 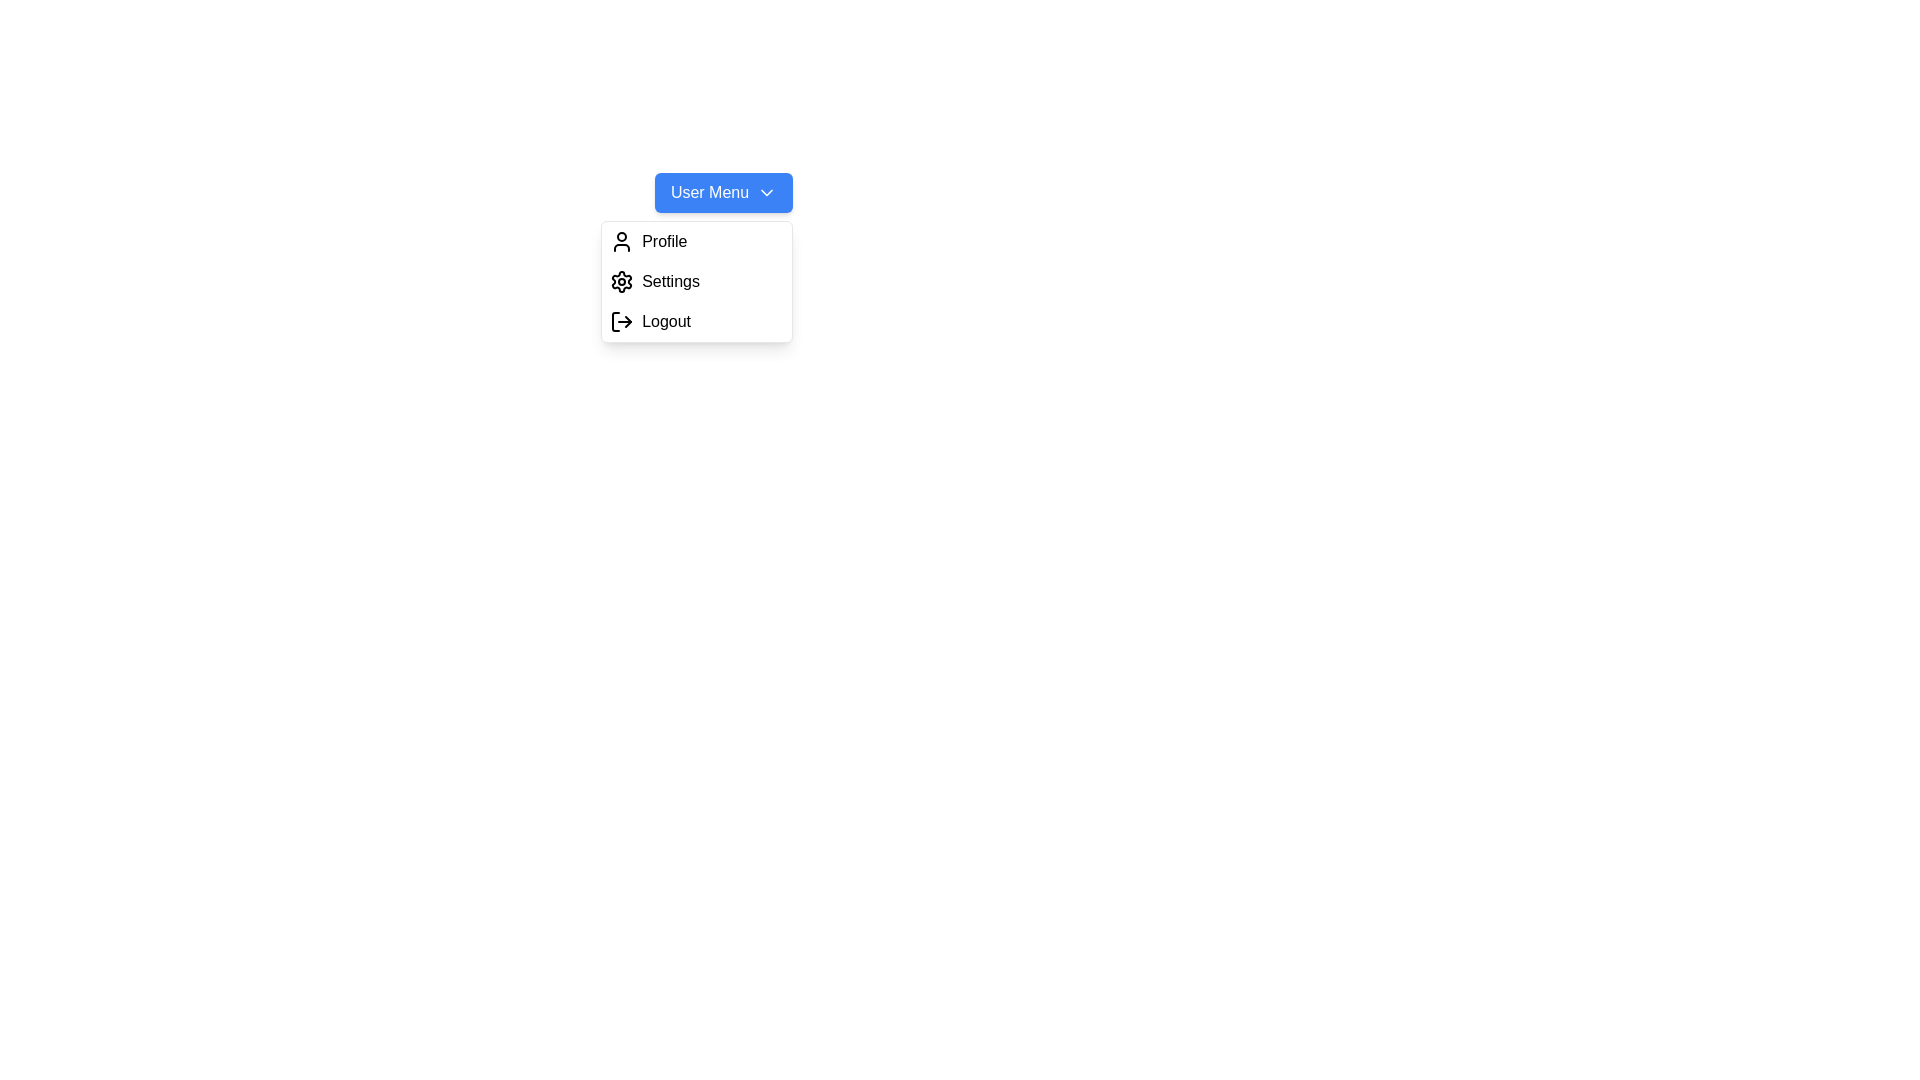 What do you see at coordinates (723, 192) in the screenshot?
I see `the blue 'User Menu' button with white text and a downward-pointing chevron icon` at bounding box center [723, 192].